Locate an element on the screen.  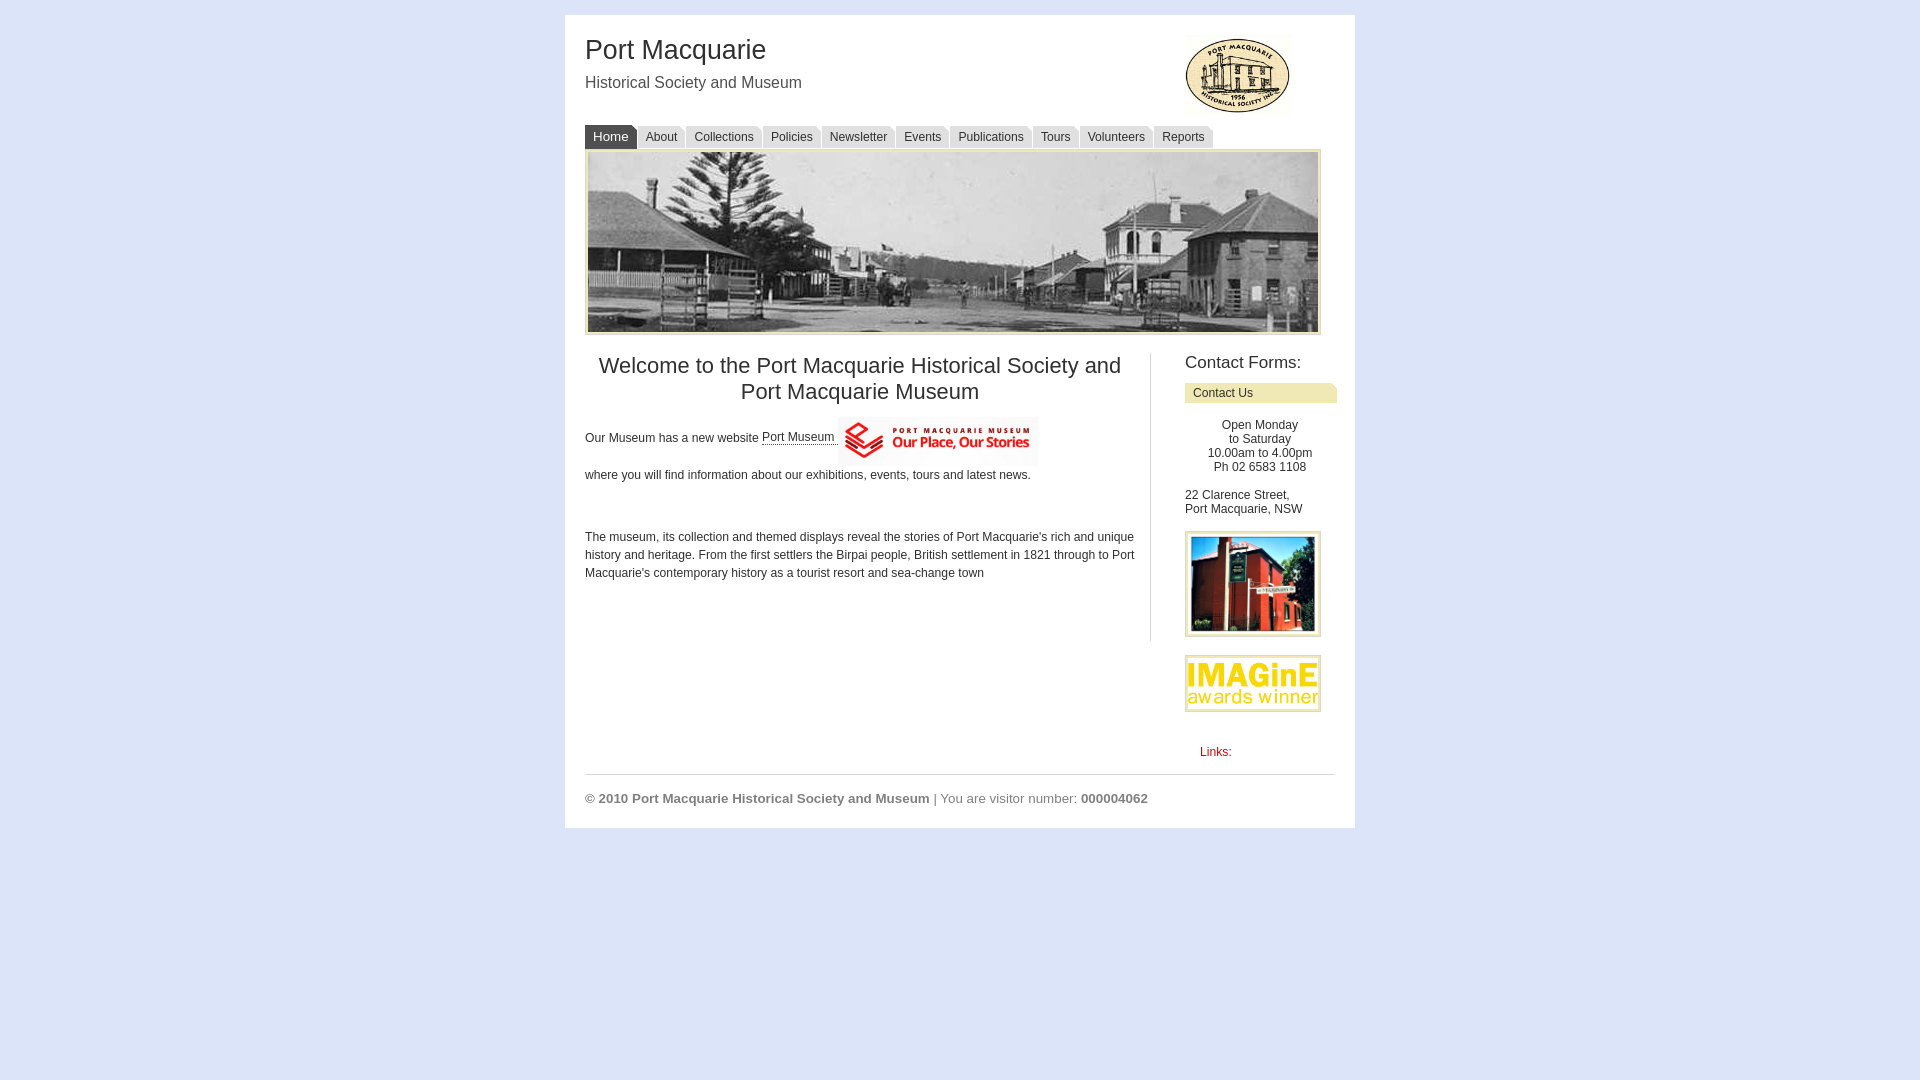
'Newsletter' is located at coordinates (858, 136).